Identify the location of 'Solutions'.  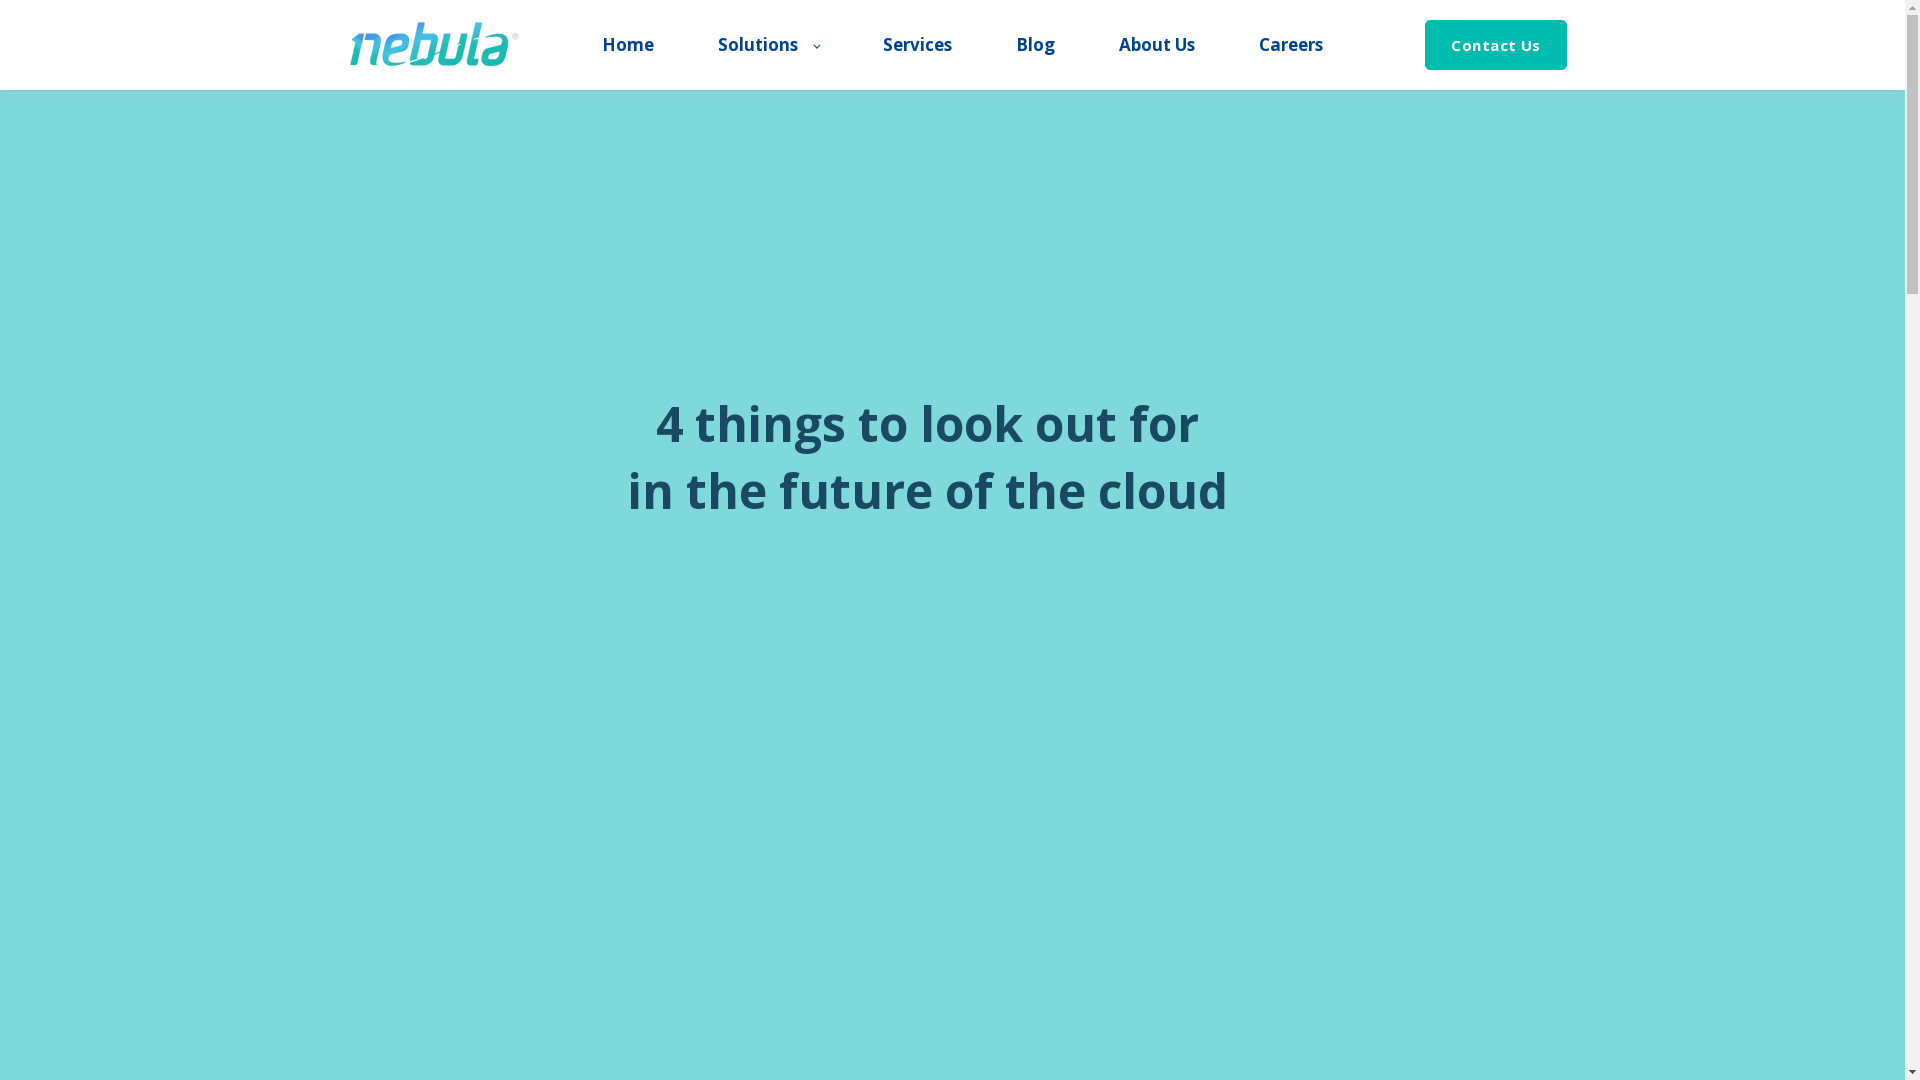
(767, 45).